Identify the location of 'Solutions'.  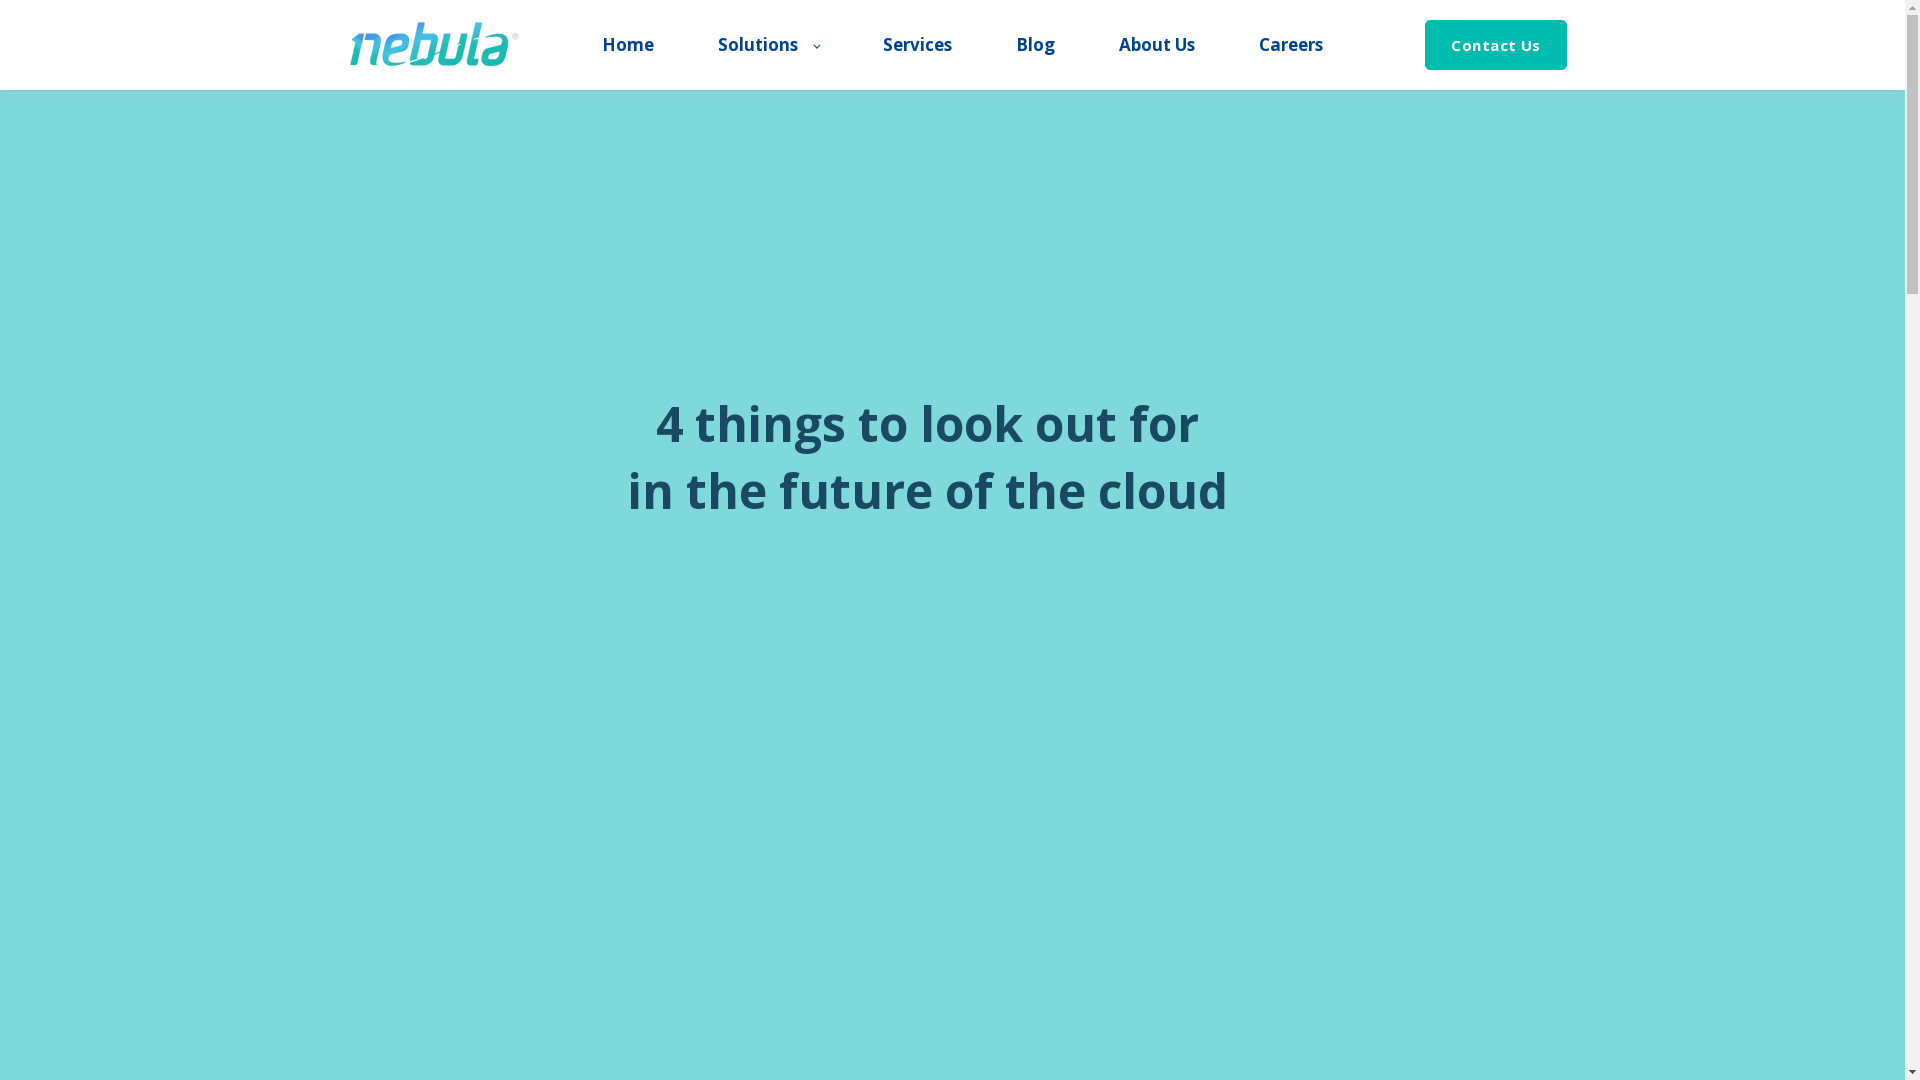
(767, 45).